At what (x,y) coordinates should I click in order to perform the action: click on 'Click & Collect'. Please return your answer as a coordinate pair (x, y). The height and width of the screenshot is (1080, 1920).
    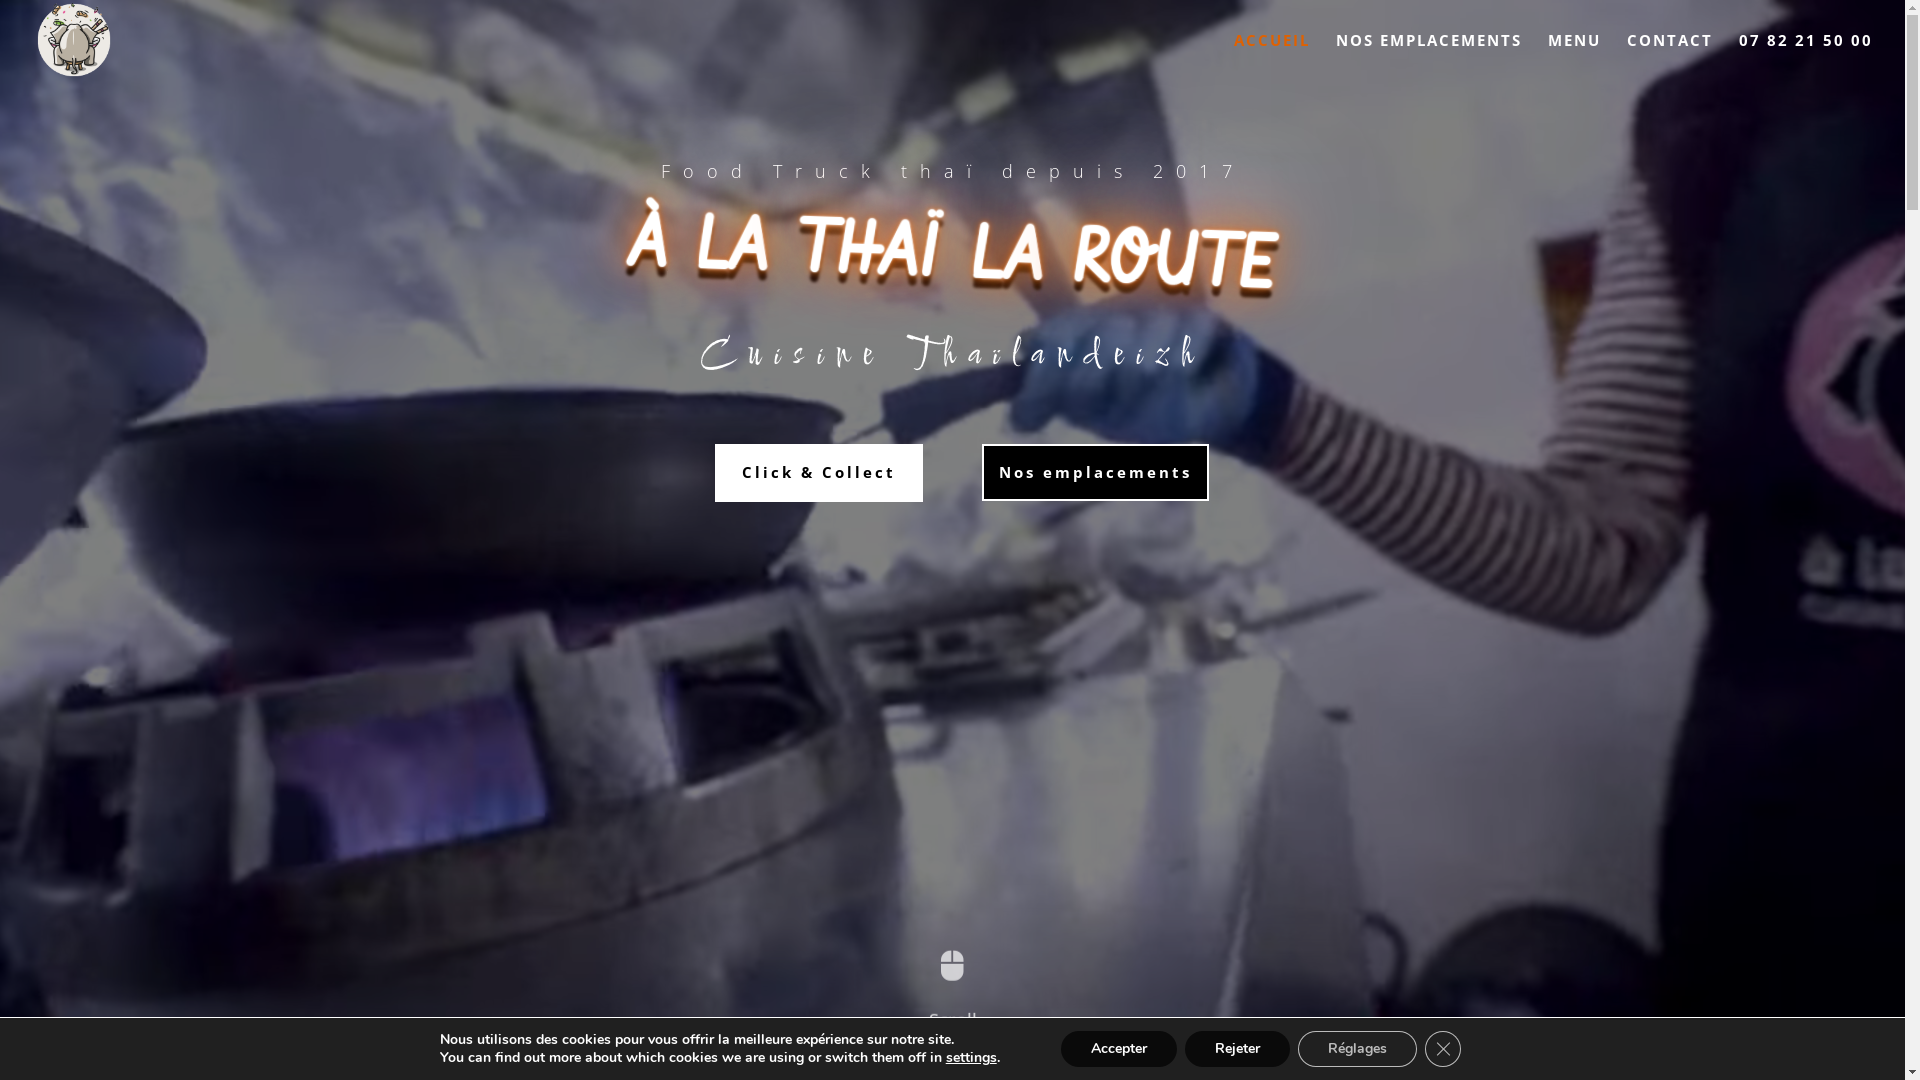
    Looking at the image, I should click on (819, 473).